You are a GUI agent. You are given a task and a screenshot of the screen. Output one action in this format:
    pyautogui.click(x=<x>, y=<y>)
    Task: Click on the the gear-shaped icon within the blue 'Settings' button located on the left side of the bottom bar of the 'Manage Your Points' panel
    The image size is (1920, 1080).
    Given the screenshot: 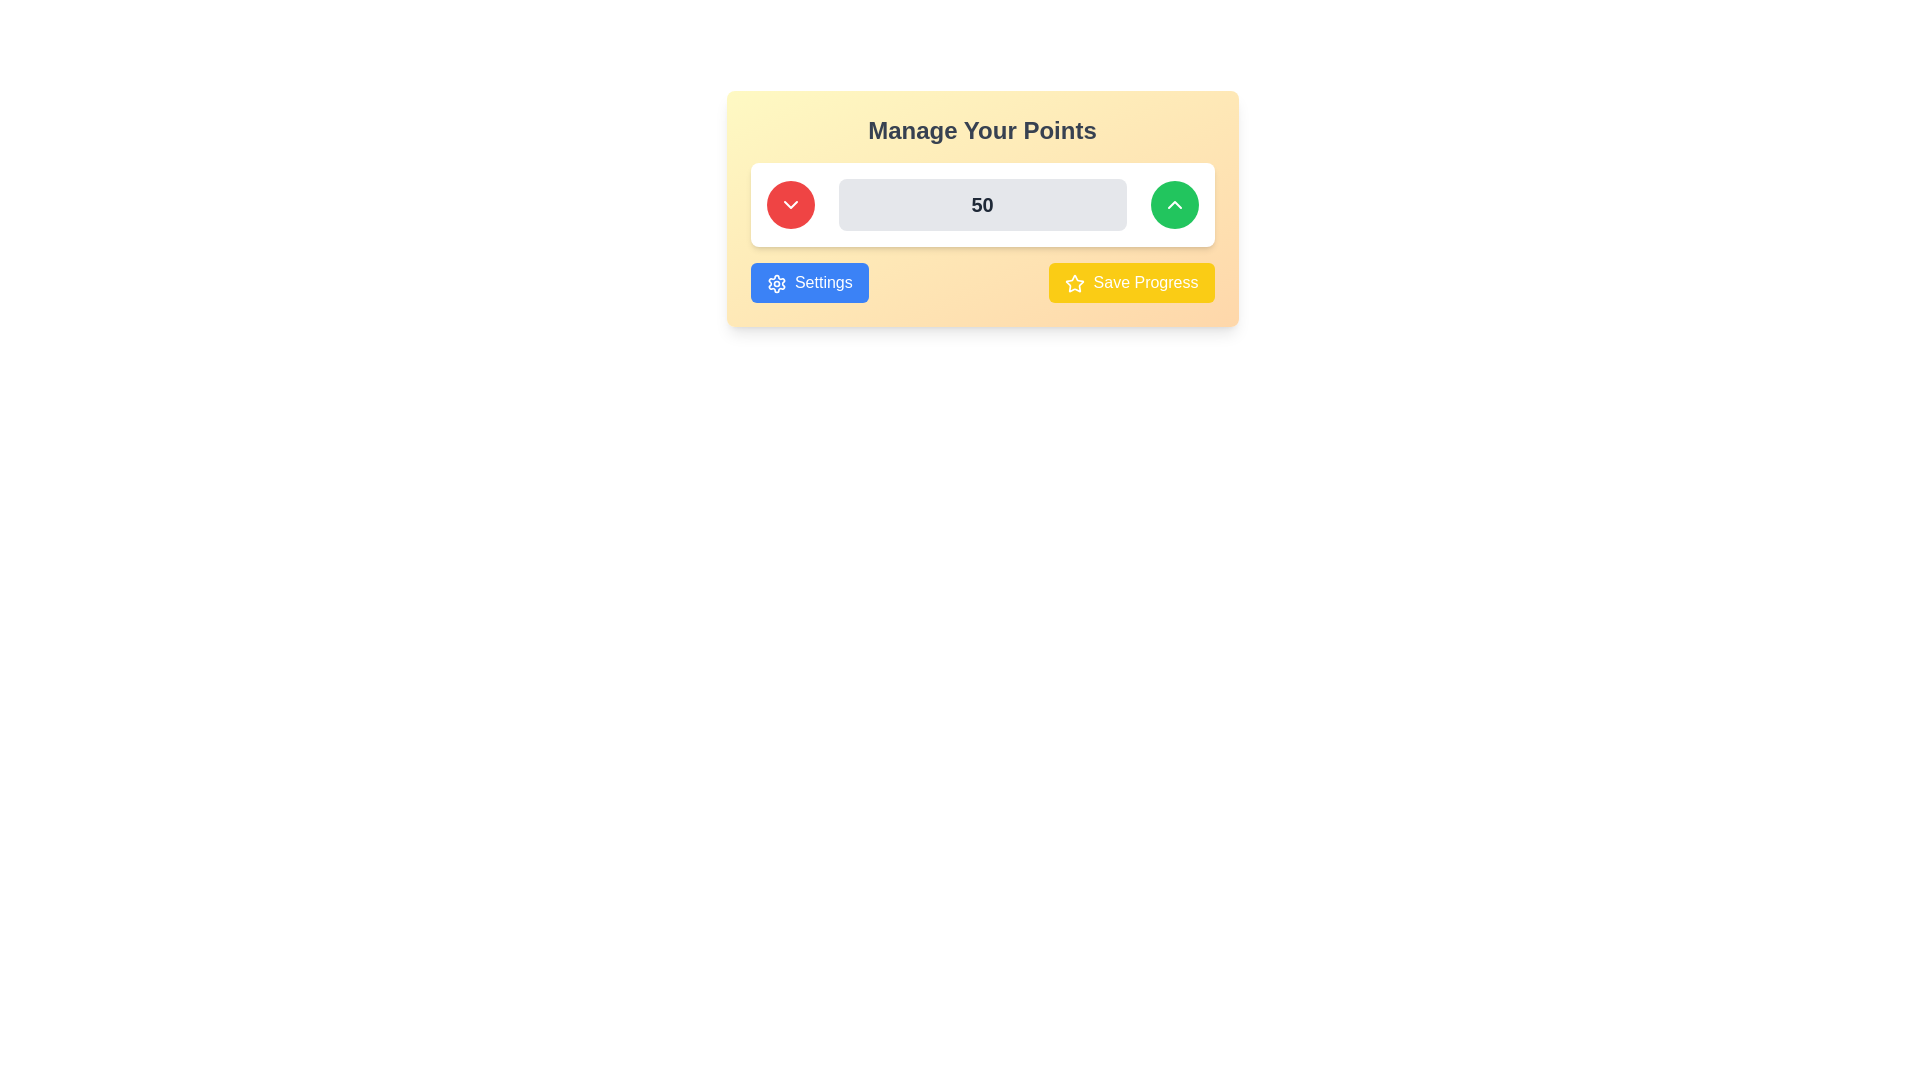 What is the action you would take?
    pyautogui.click(x=775, y=283)
    